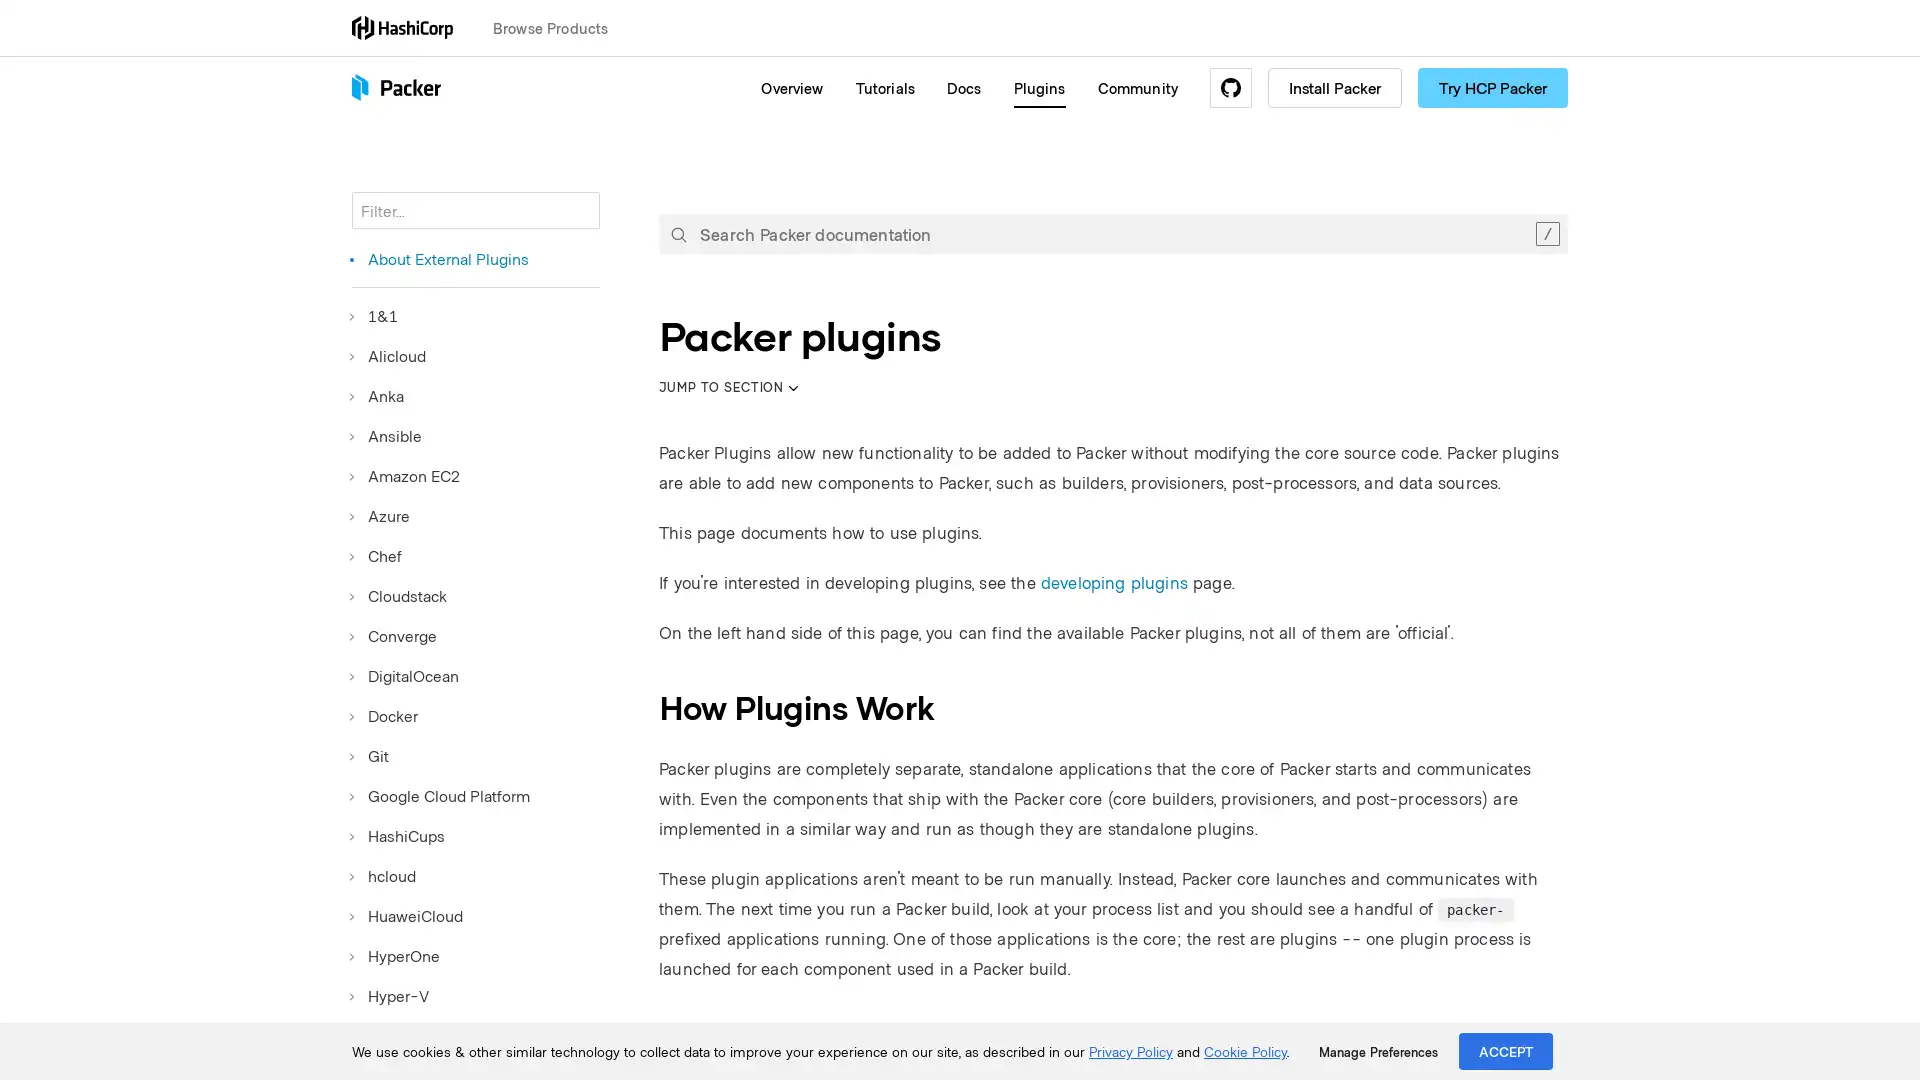  What do you see at coordinates (404, 675) in the screenshot?
I see `DigitalOcean` at bounding box center [404, 675].